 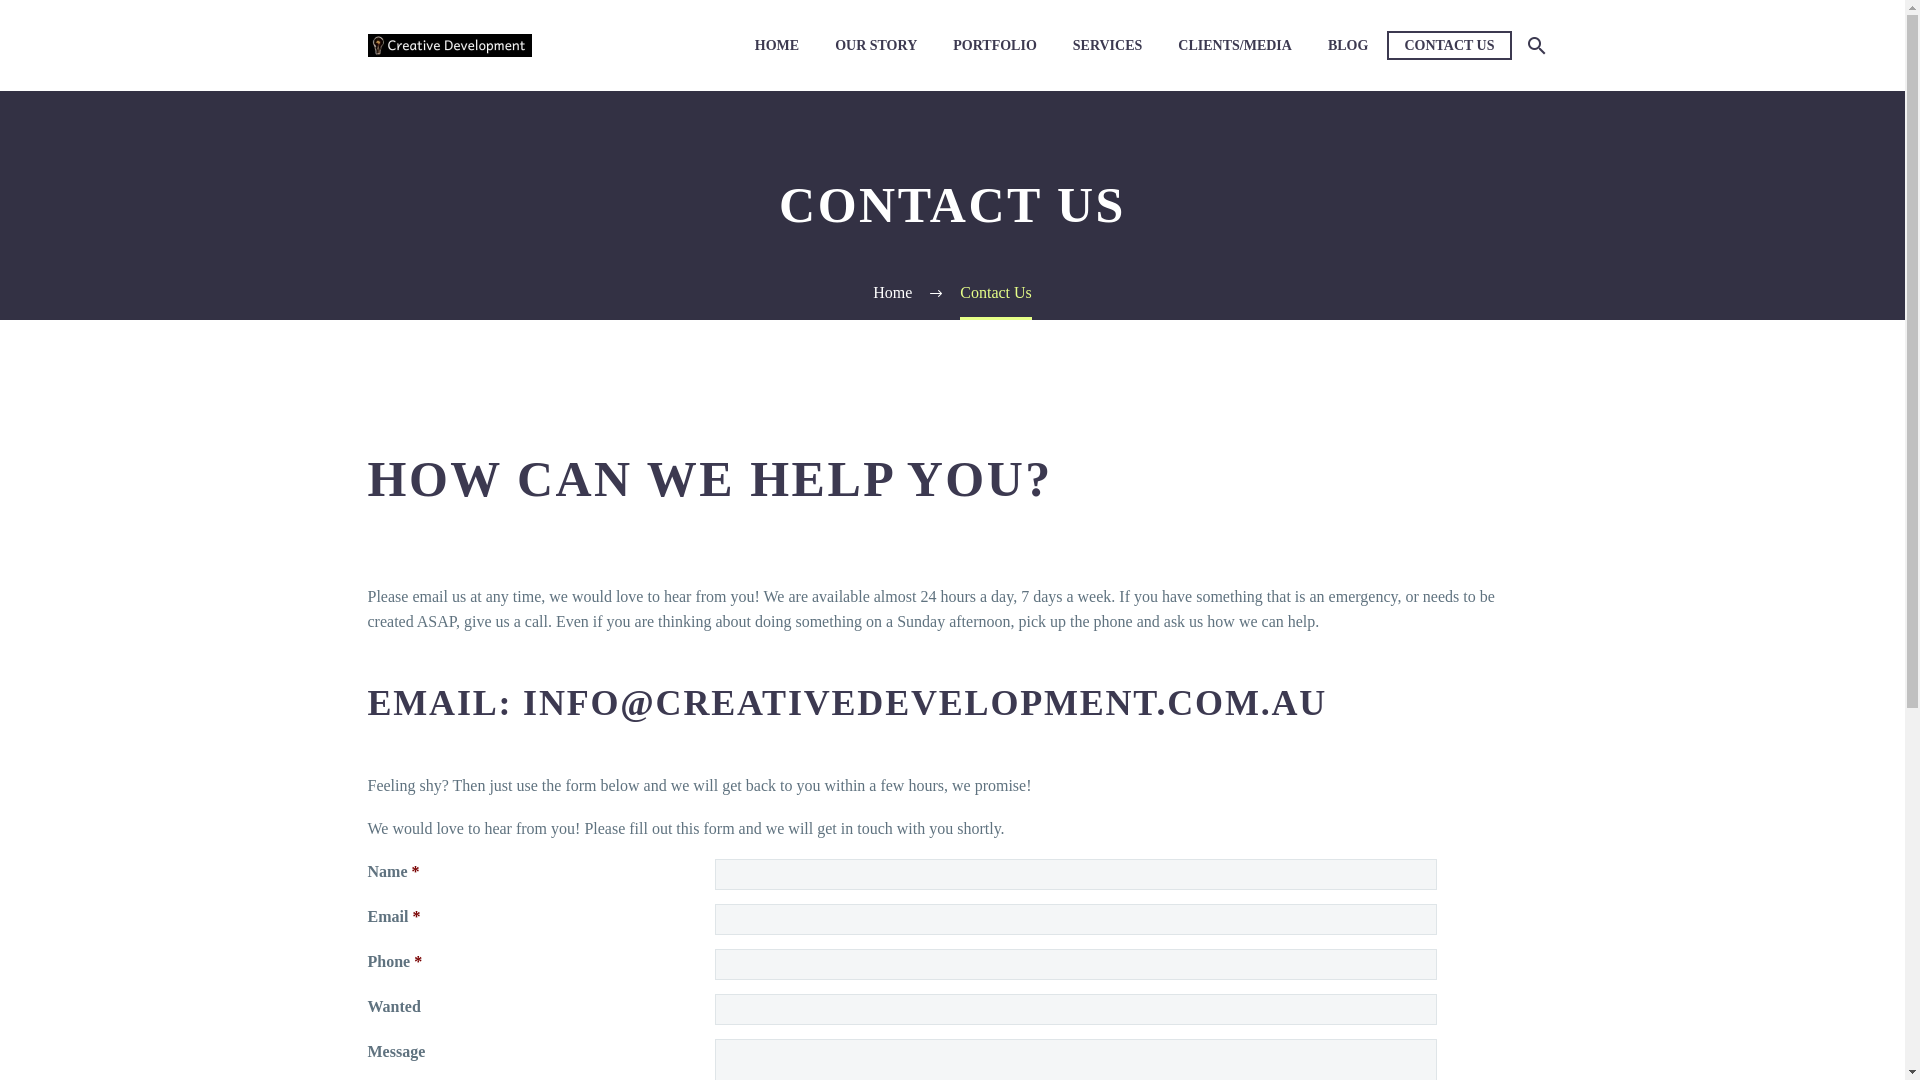 What do you see at coordinates (891, 292) in the screenshot?
I see `'Home'` at bounding box center [891, 292].